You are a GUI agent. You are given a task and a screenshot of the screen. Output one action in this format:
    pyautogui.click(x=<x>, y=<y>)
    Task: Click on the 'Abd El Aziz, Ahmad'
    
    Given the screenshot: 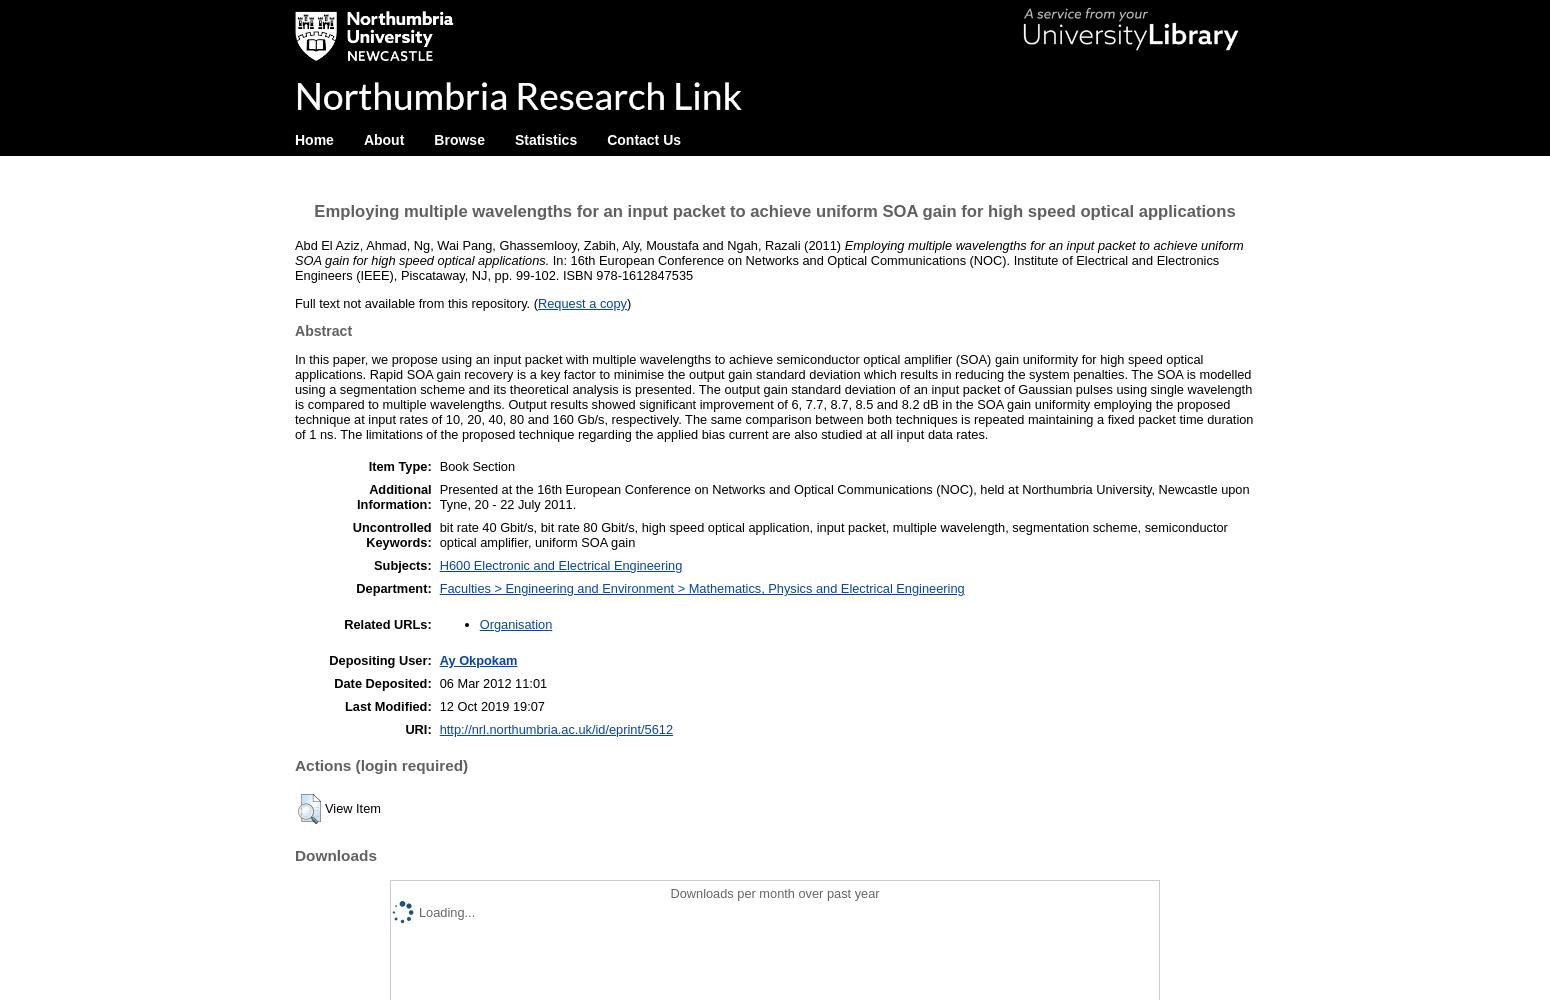 What is the action you would take?
    pyautogui.click(x=349, y=244)
    